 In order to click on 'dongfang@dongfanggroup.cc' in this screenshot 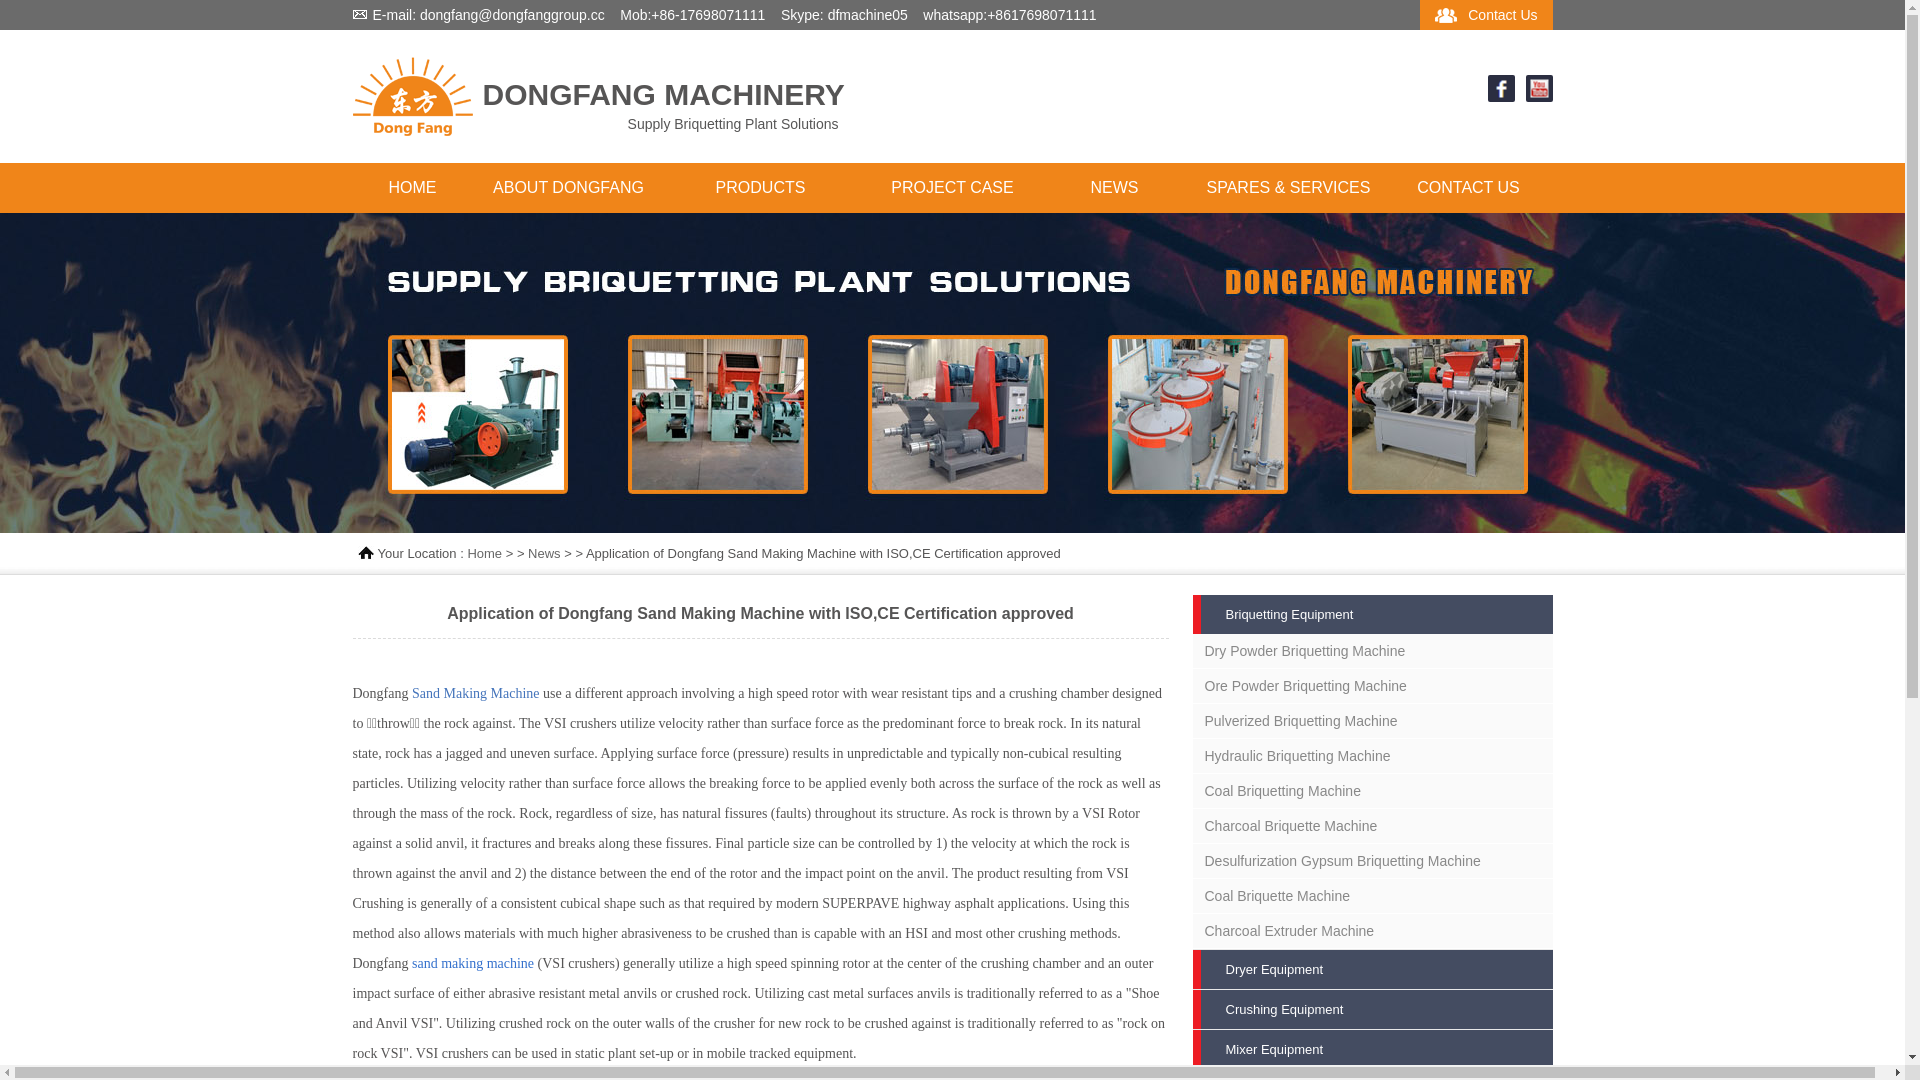, I will do `click(512, 15)`.